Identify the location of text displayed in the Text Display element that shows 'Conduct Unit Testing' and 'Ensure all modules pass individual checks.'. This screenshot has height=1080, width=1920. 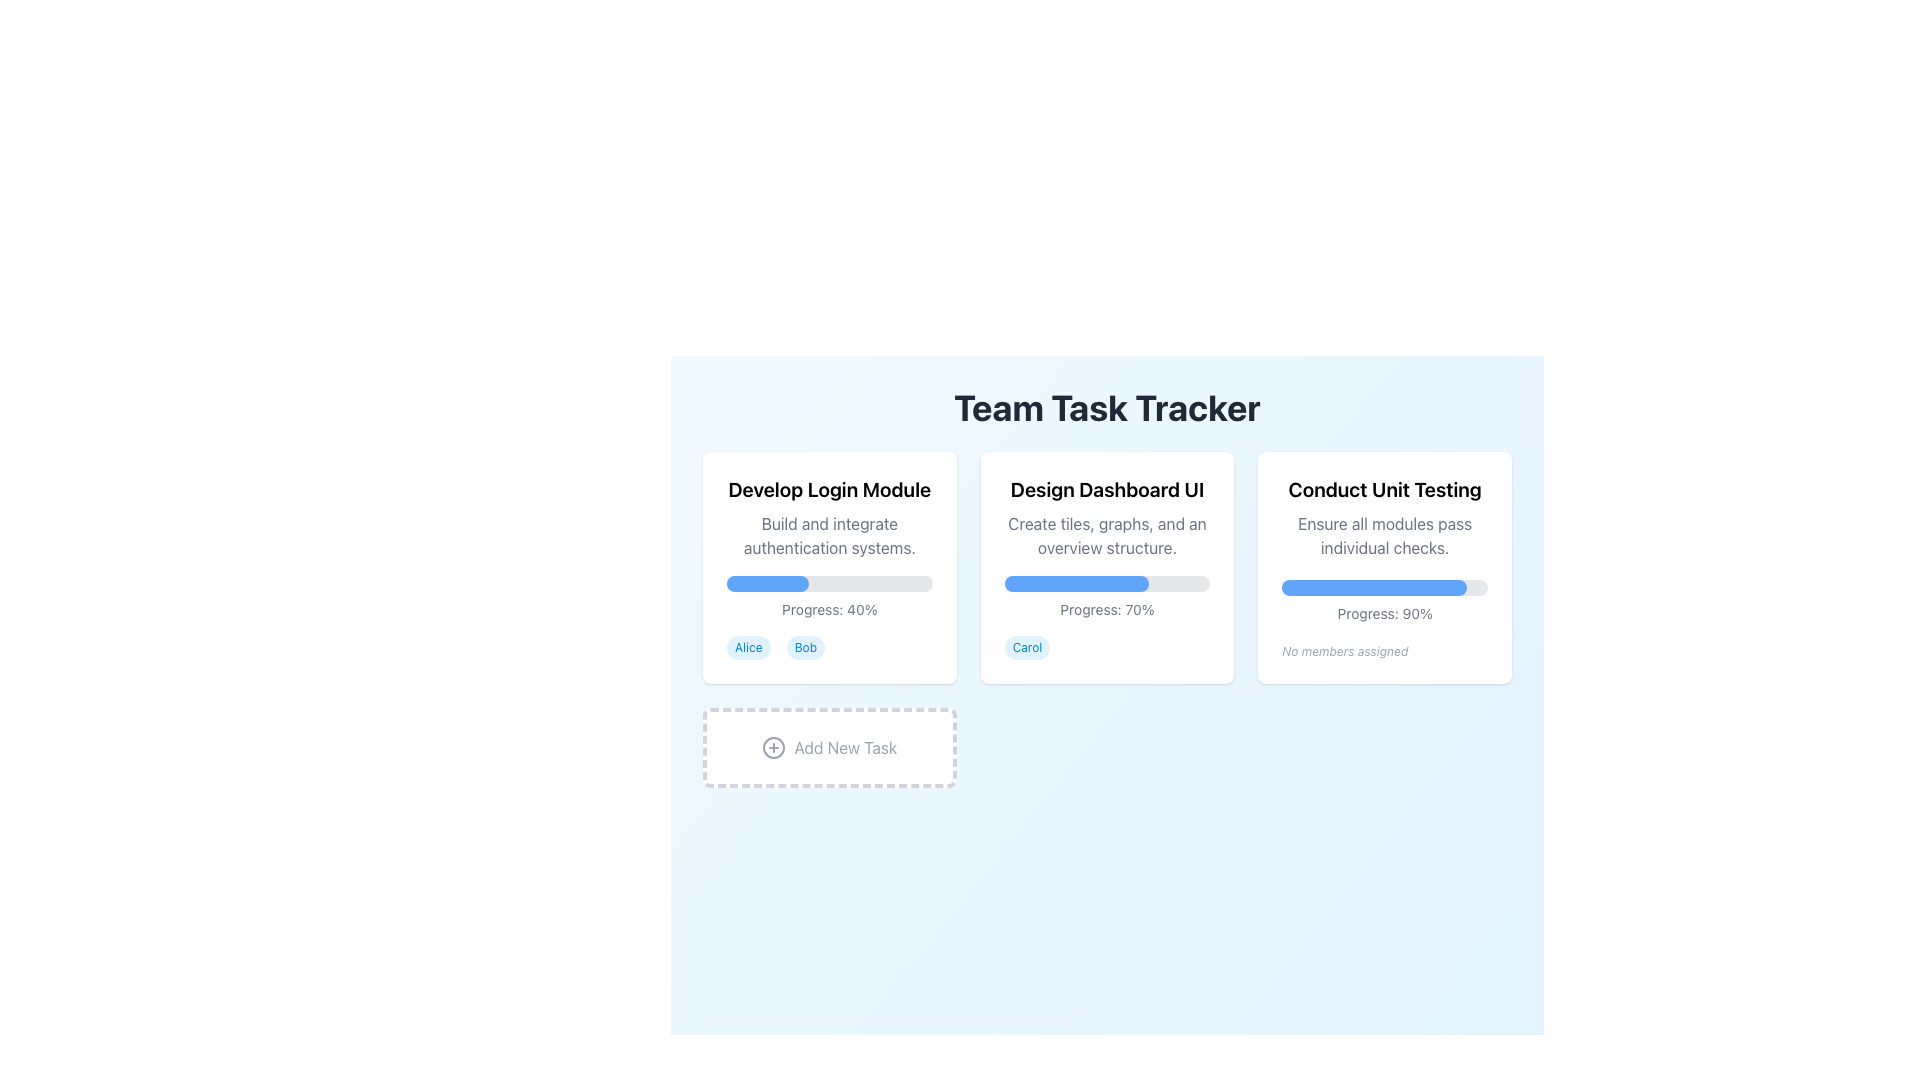
(1384, 524).